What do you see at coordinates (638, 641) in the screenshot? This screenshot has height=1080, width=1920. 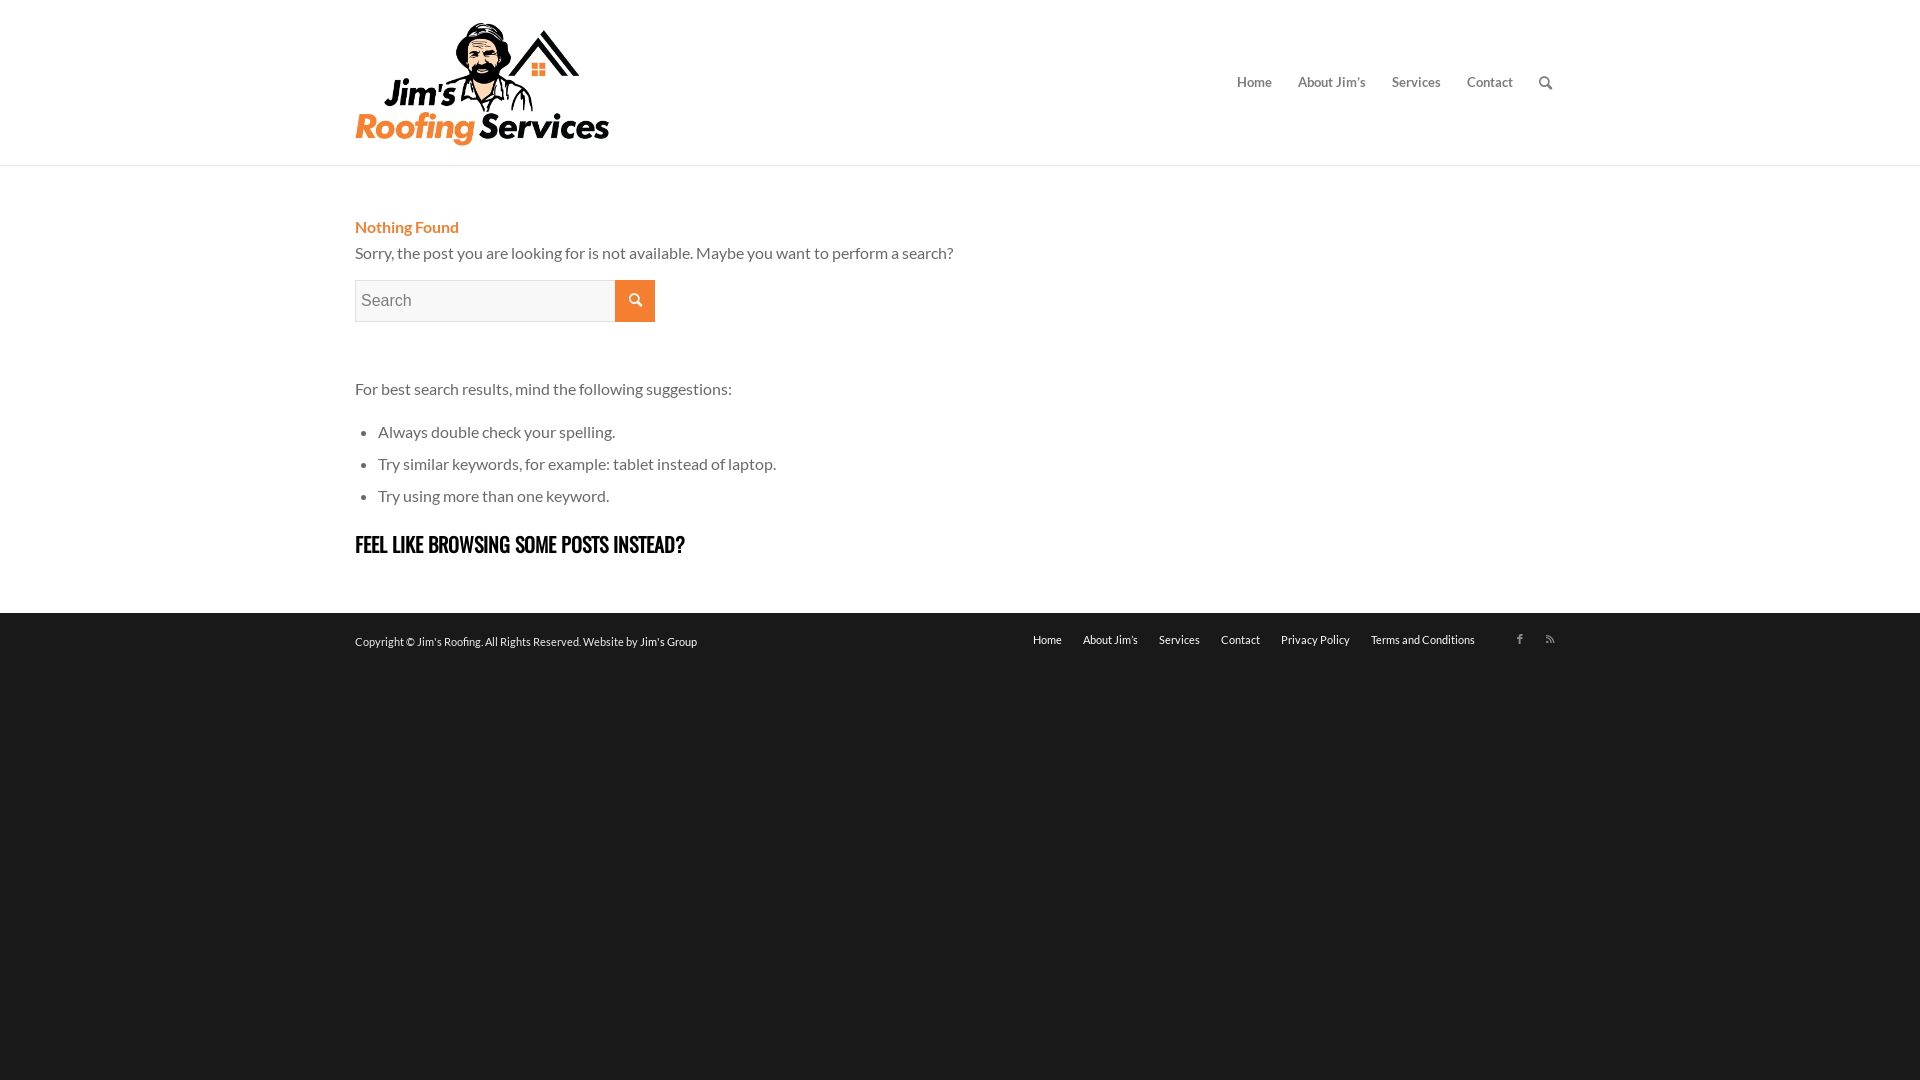 I see `'Jim's Group'` at bounding box center [638, 641].